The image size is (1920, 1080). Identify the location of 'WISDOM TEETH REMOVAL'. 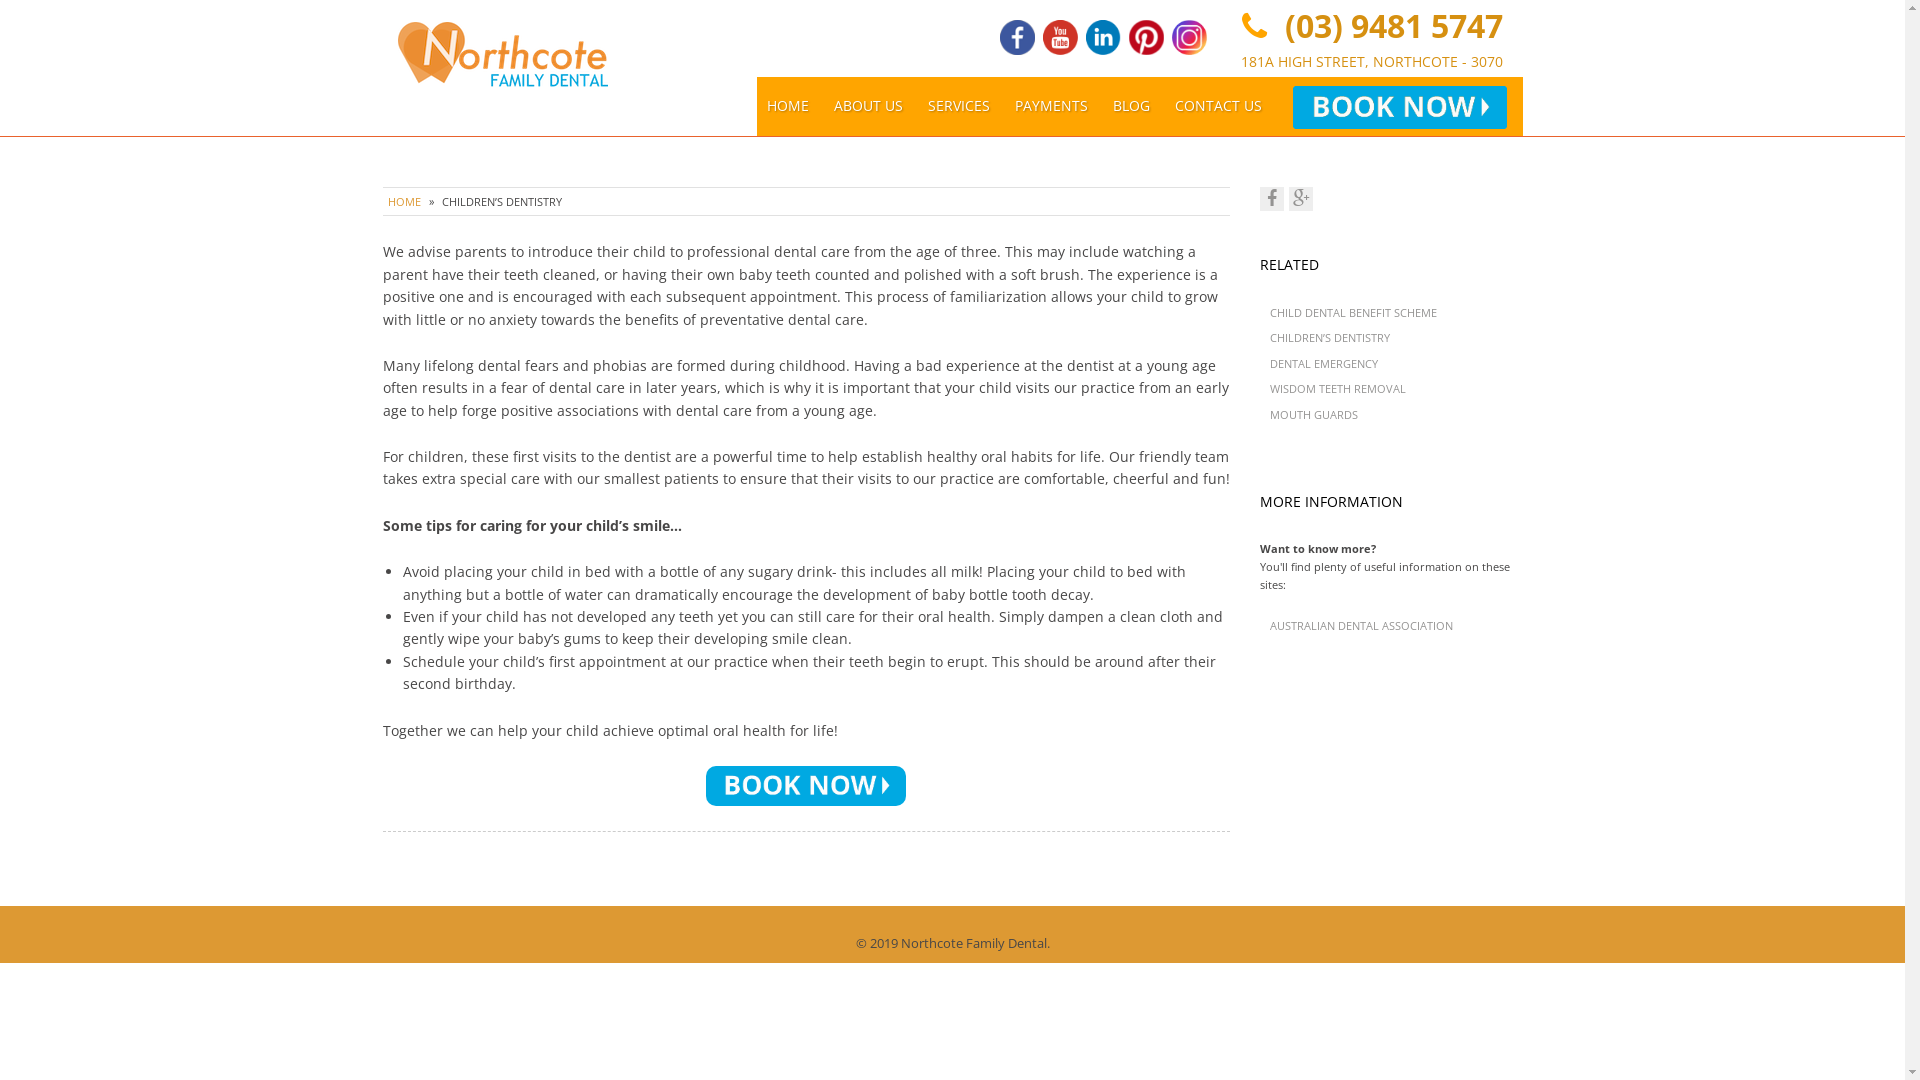
(1338, 388).